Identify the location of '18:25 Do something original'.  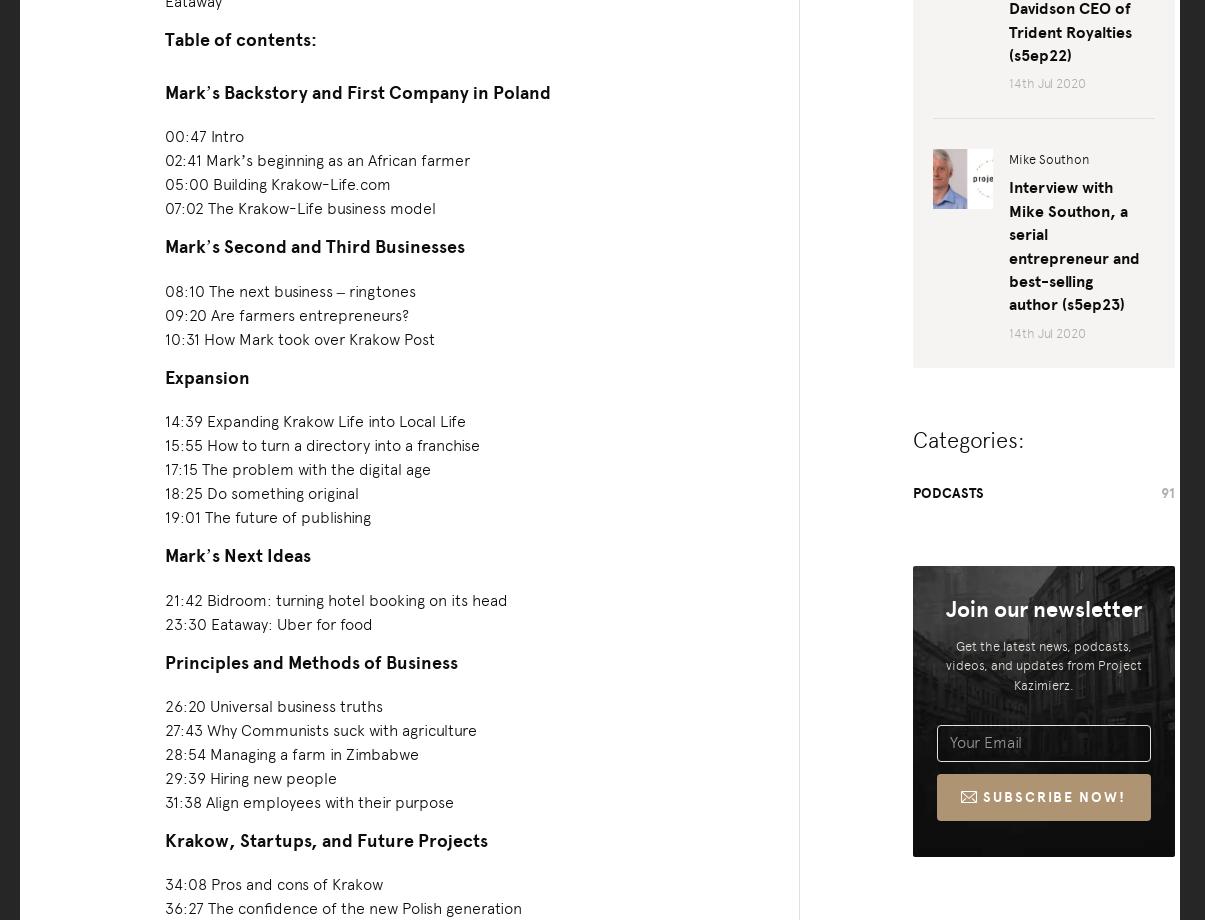
(260, 493).